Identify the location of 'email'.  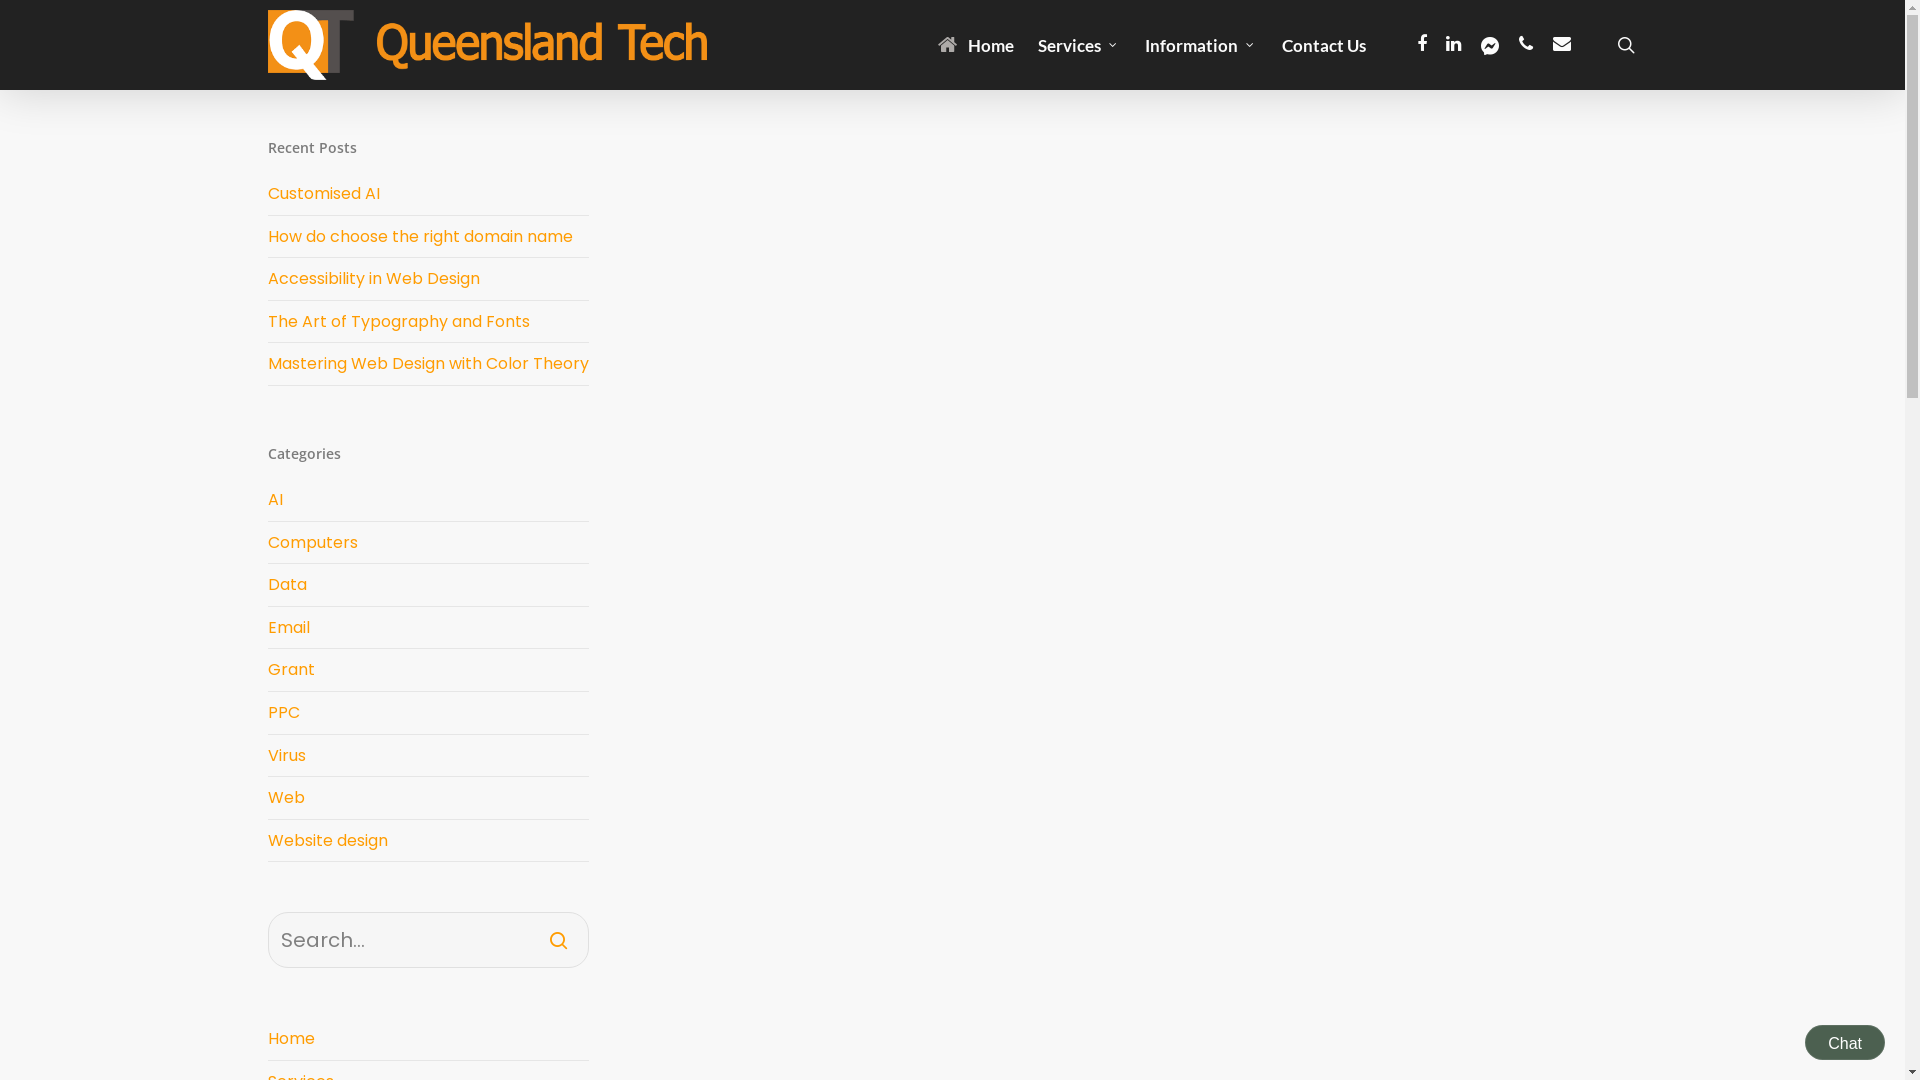
(1560, 45).